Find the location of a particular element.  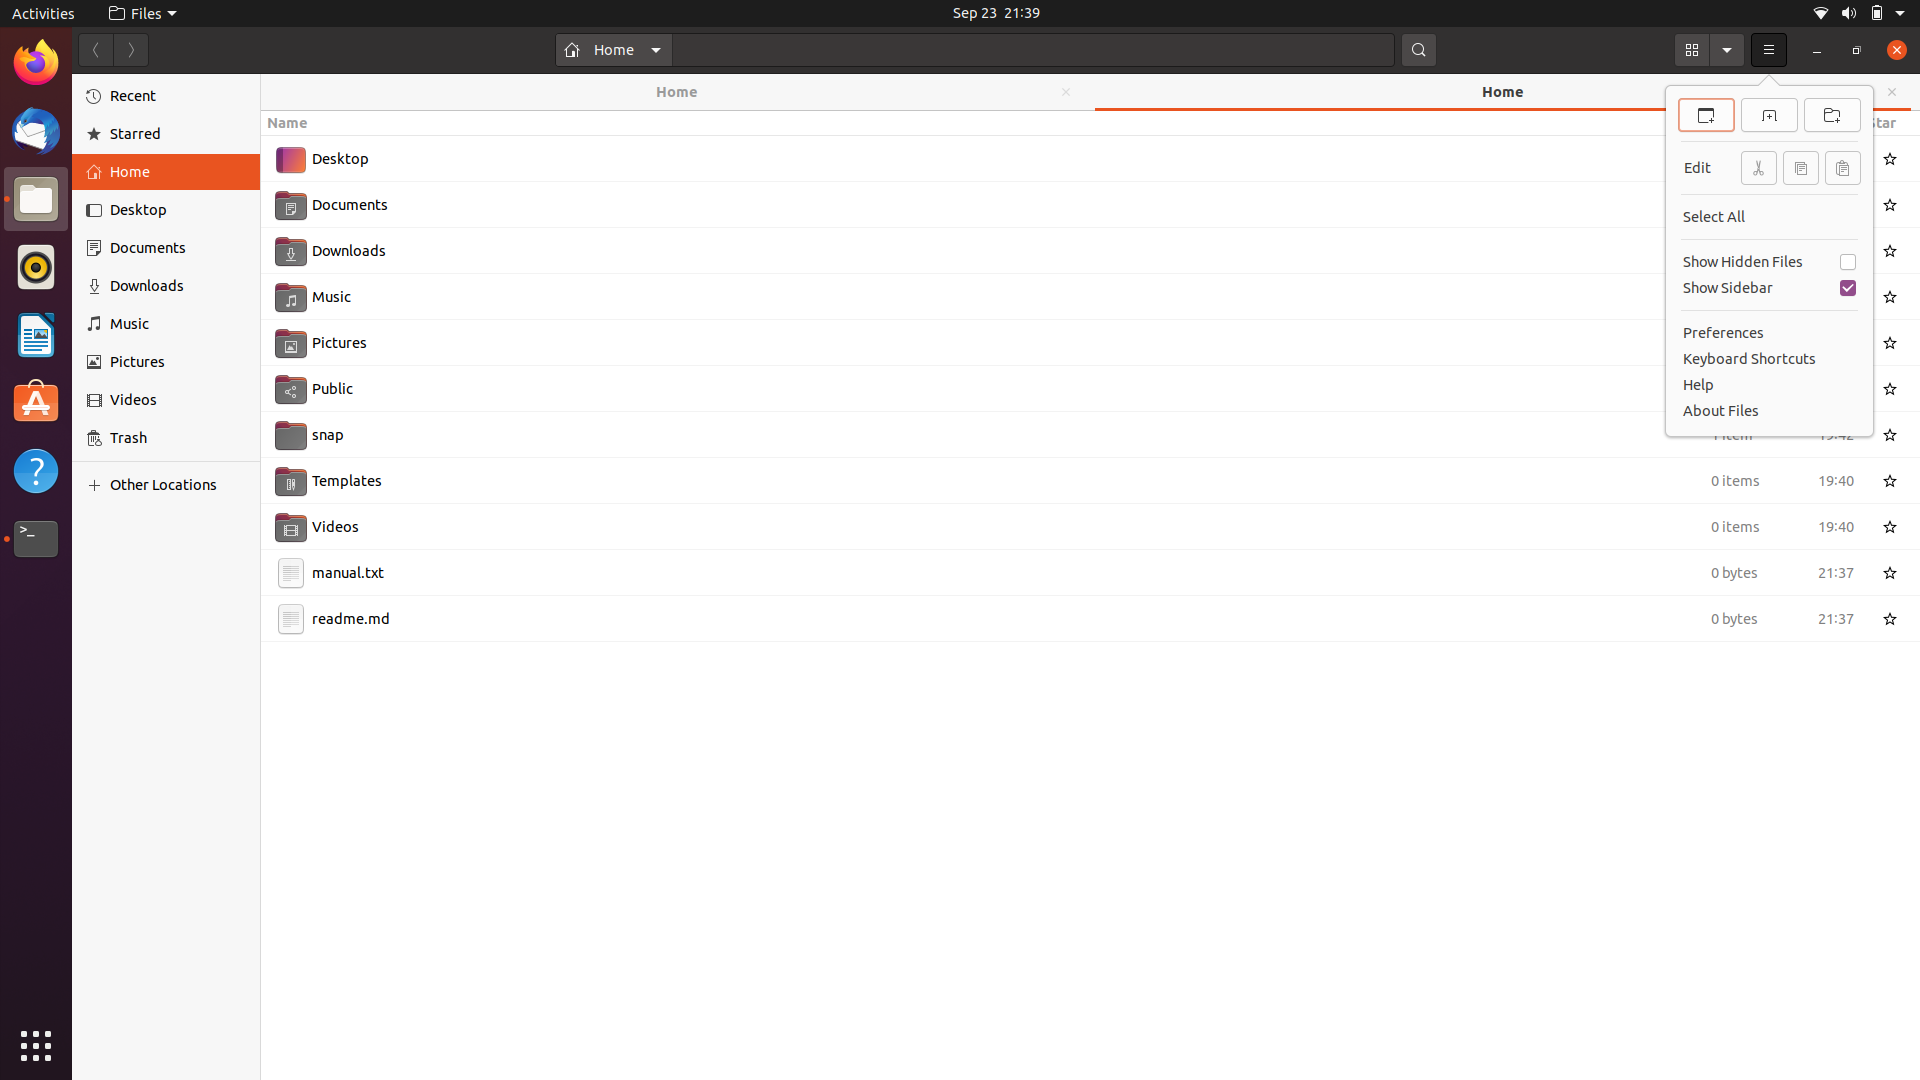

the second item in the menu using the mouse and keyboard is located at coordinates (1769, 49).